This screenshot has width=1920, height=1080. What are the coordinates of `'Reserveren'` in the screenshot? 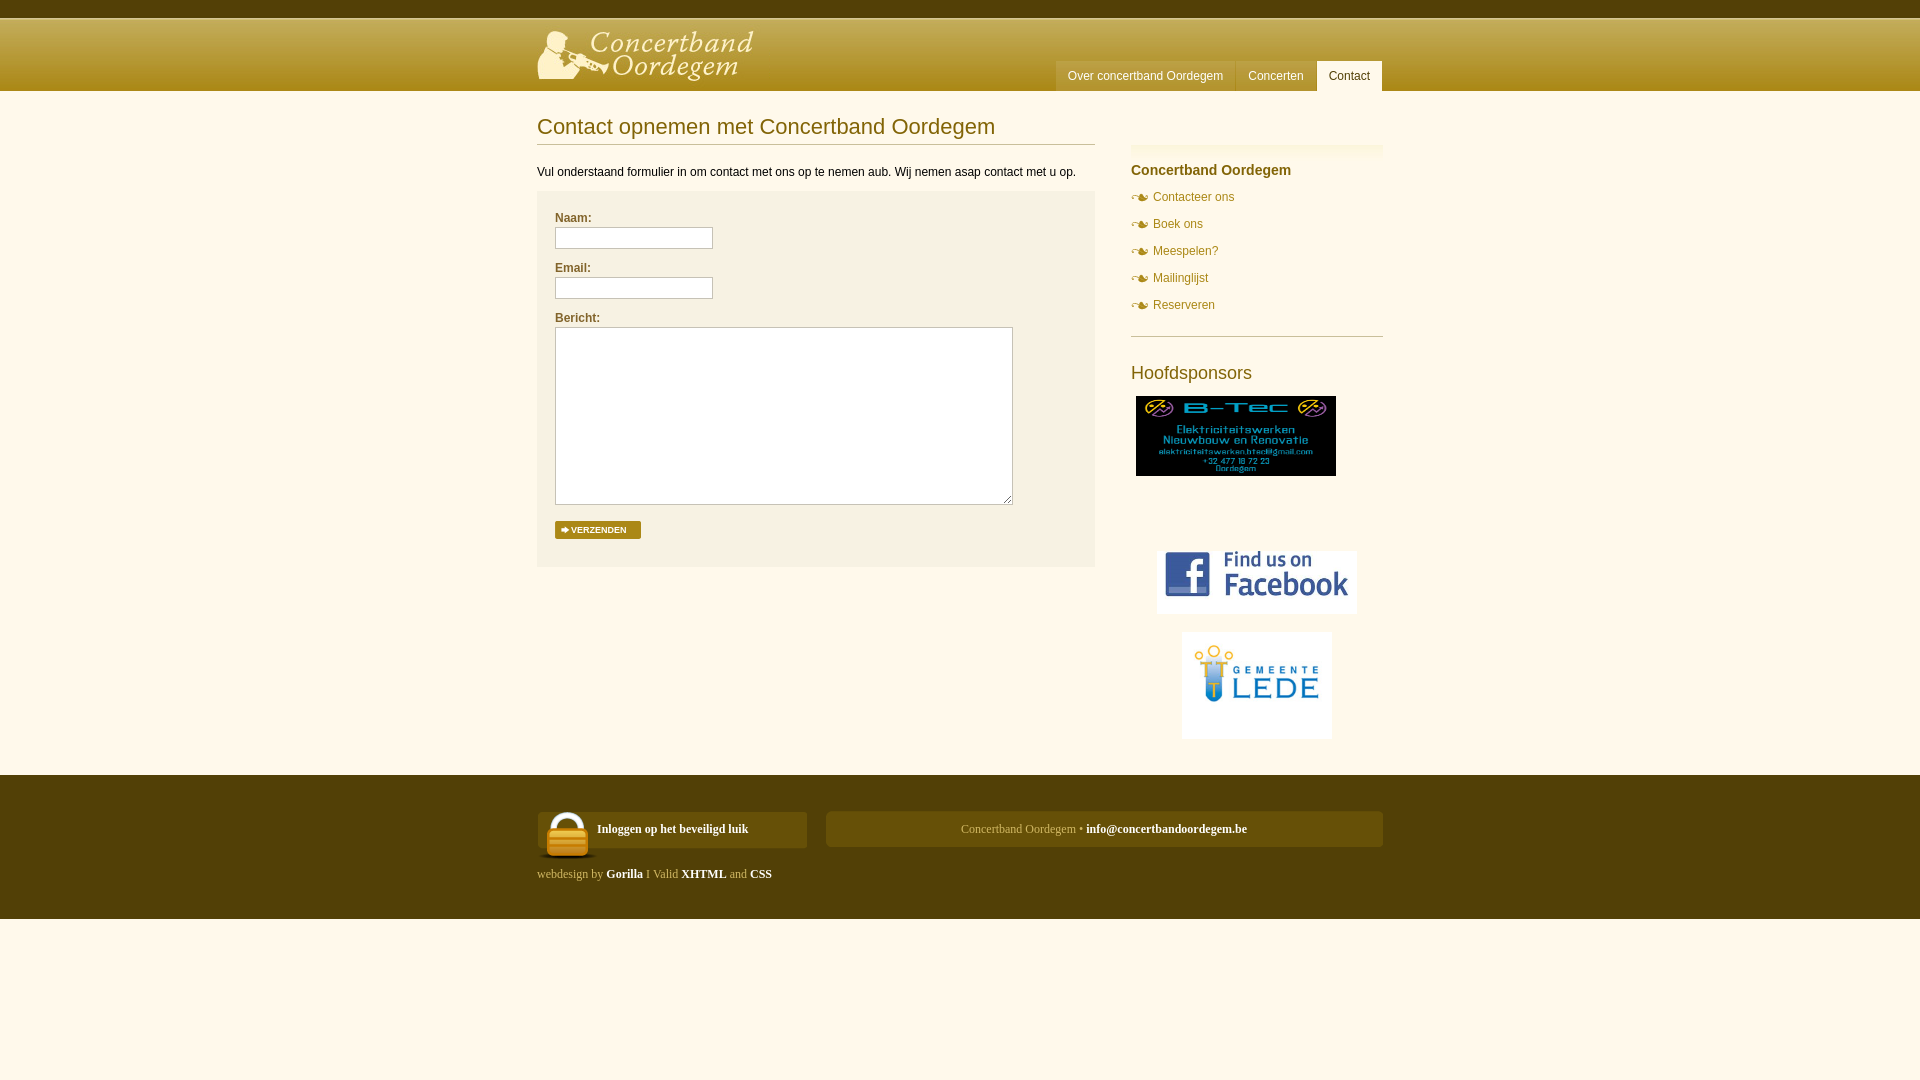 It's located at (1172, 304).